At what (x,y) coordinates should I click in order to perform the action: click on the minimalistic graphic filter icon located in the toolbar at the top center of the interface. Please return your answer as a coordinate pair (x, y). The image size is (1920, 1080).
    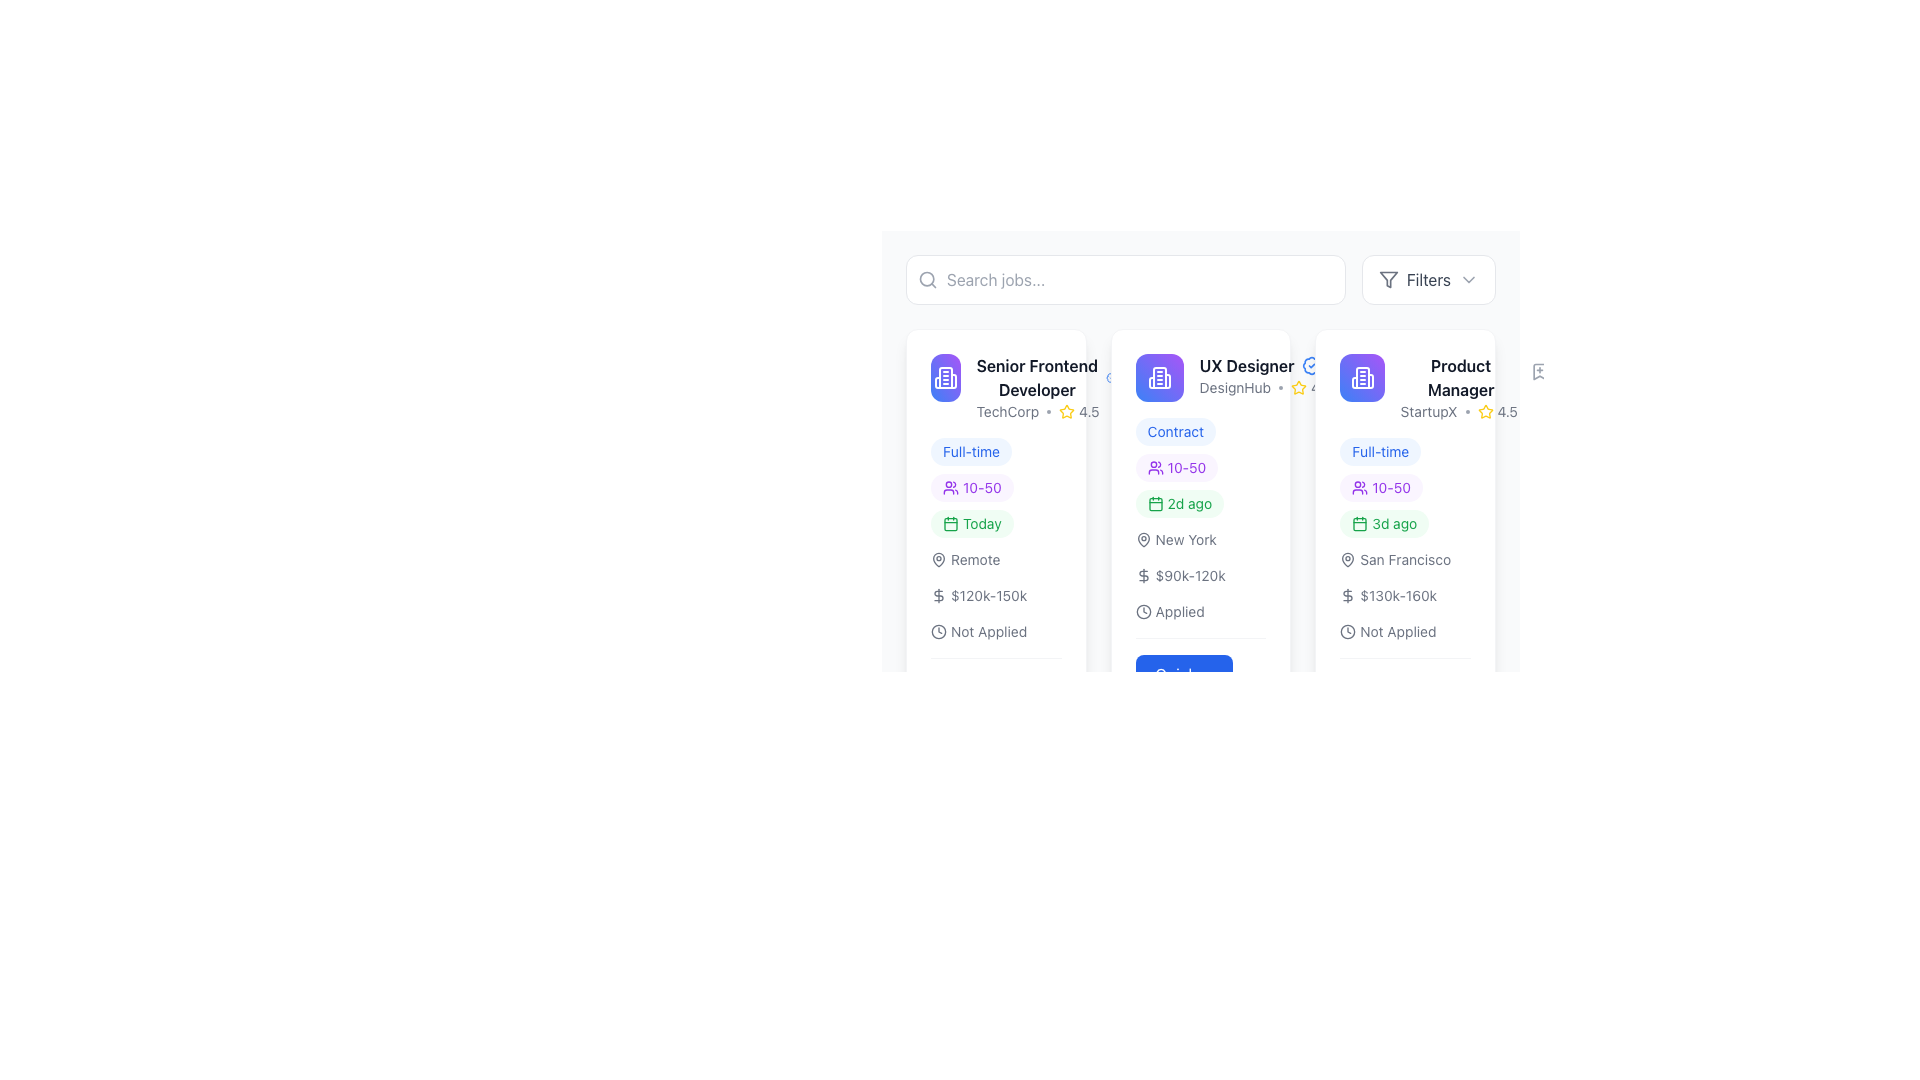
    Looking at the image, I should click on (1387, 280).